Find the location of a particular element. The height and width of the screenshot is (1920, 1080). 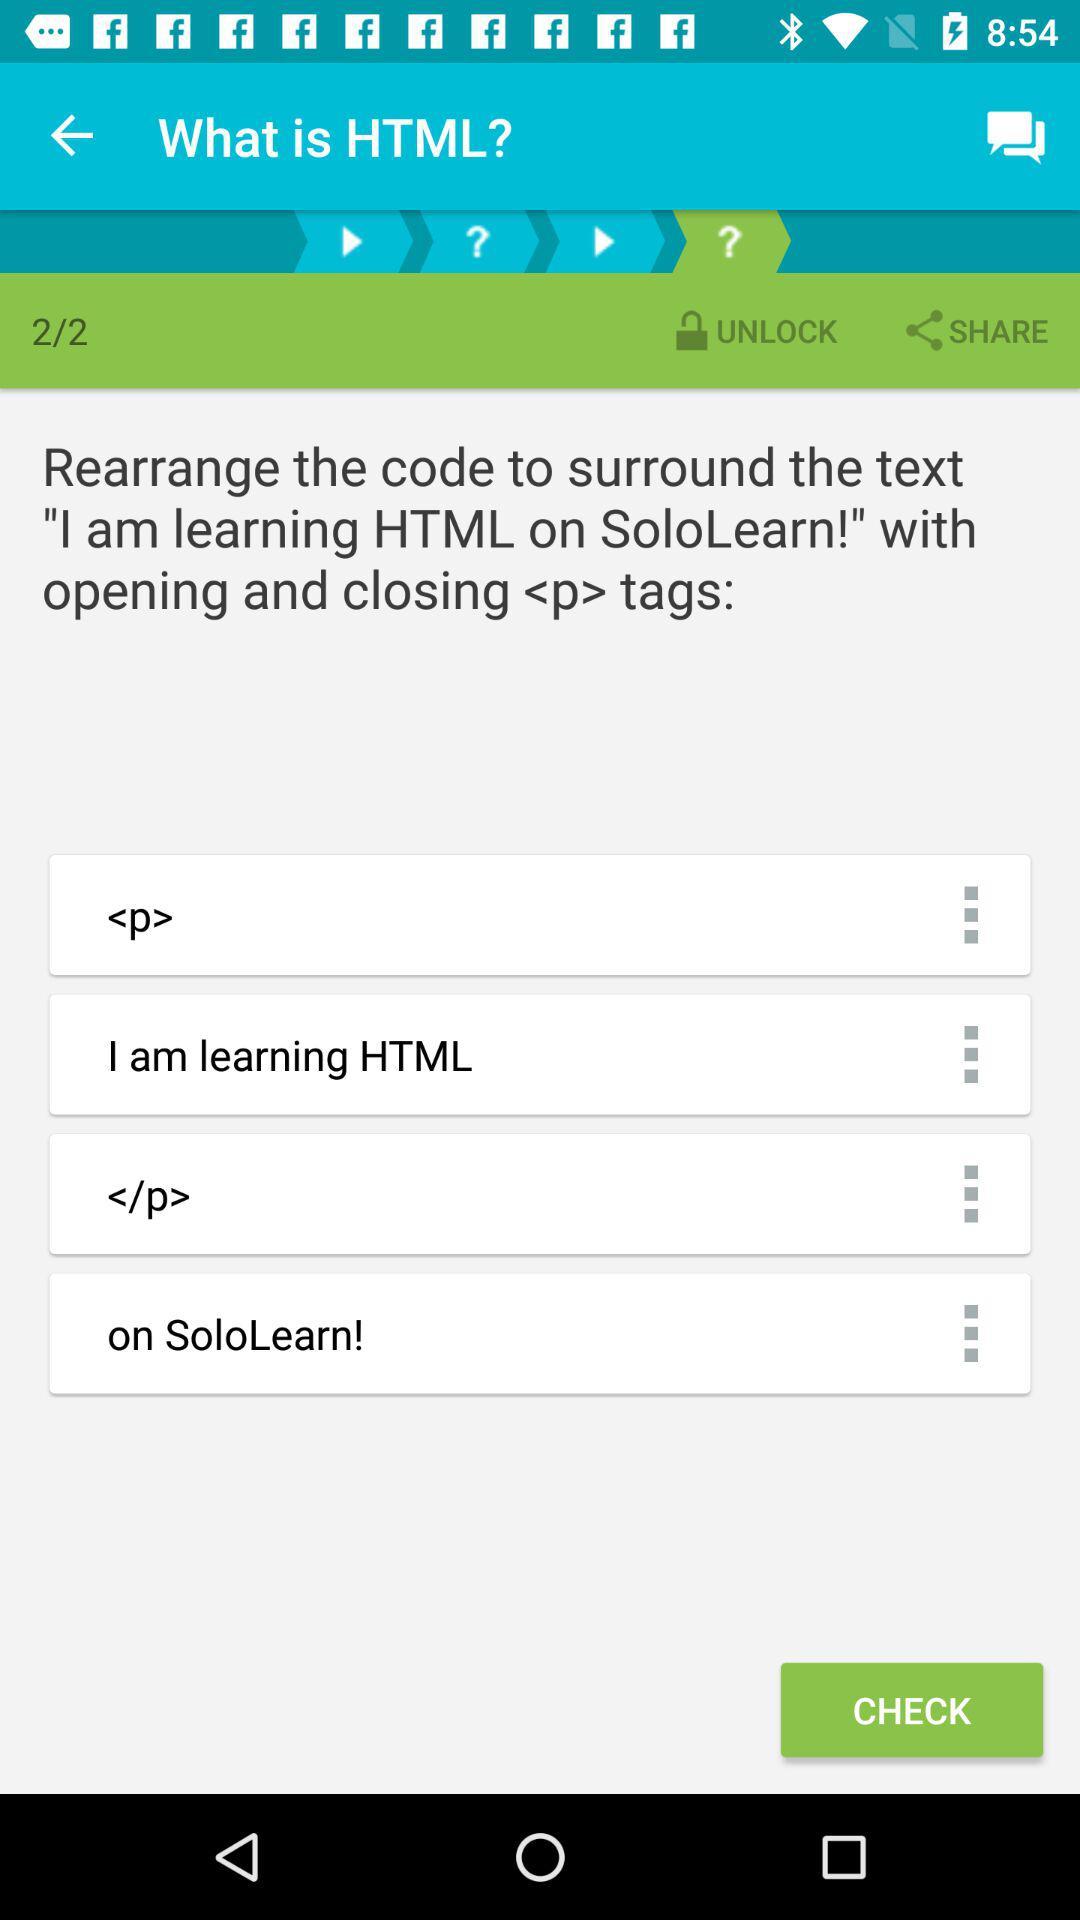

the second next arrow button to the right of  symbol is located at coordinates (601, 240).